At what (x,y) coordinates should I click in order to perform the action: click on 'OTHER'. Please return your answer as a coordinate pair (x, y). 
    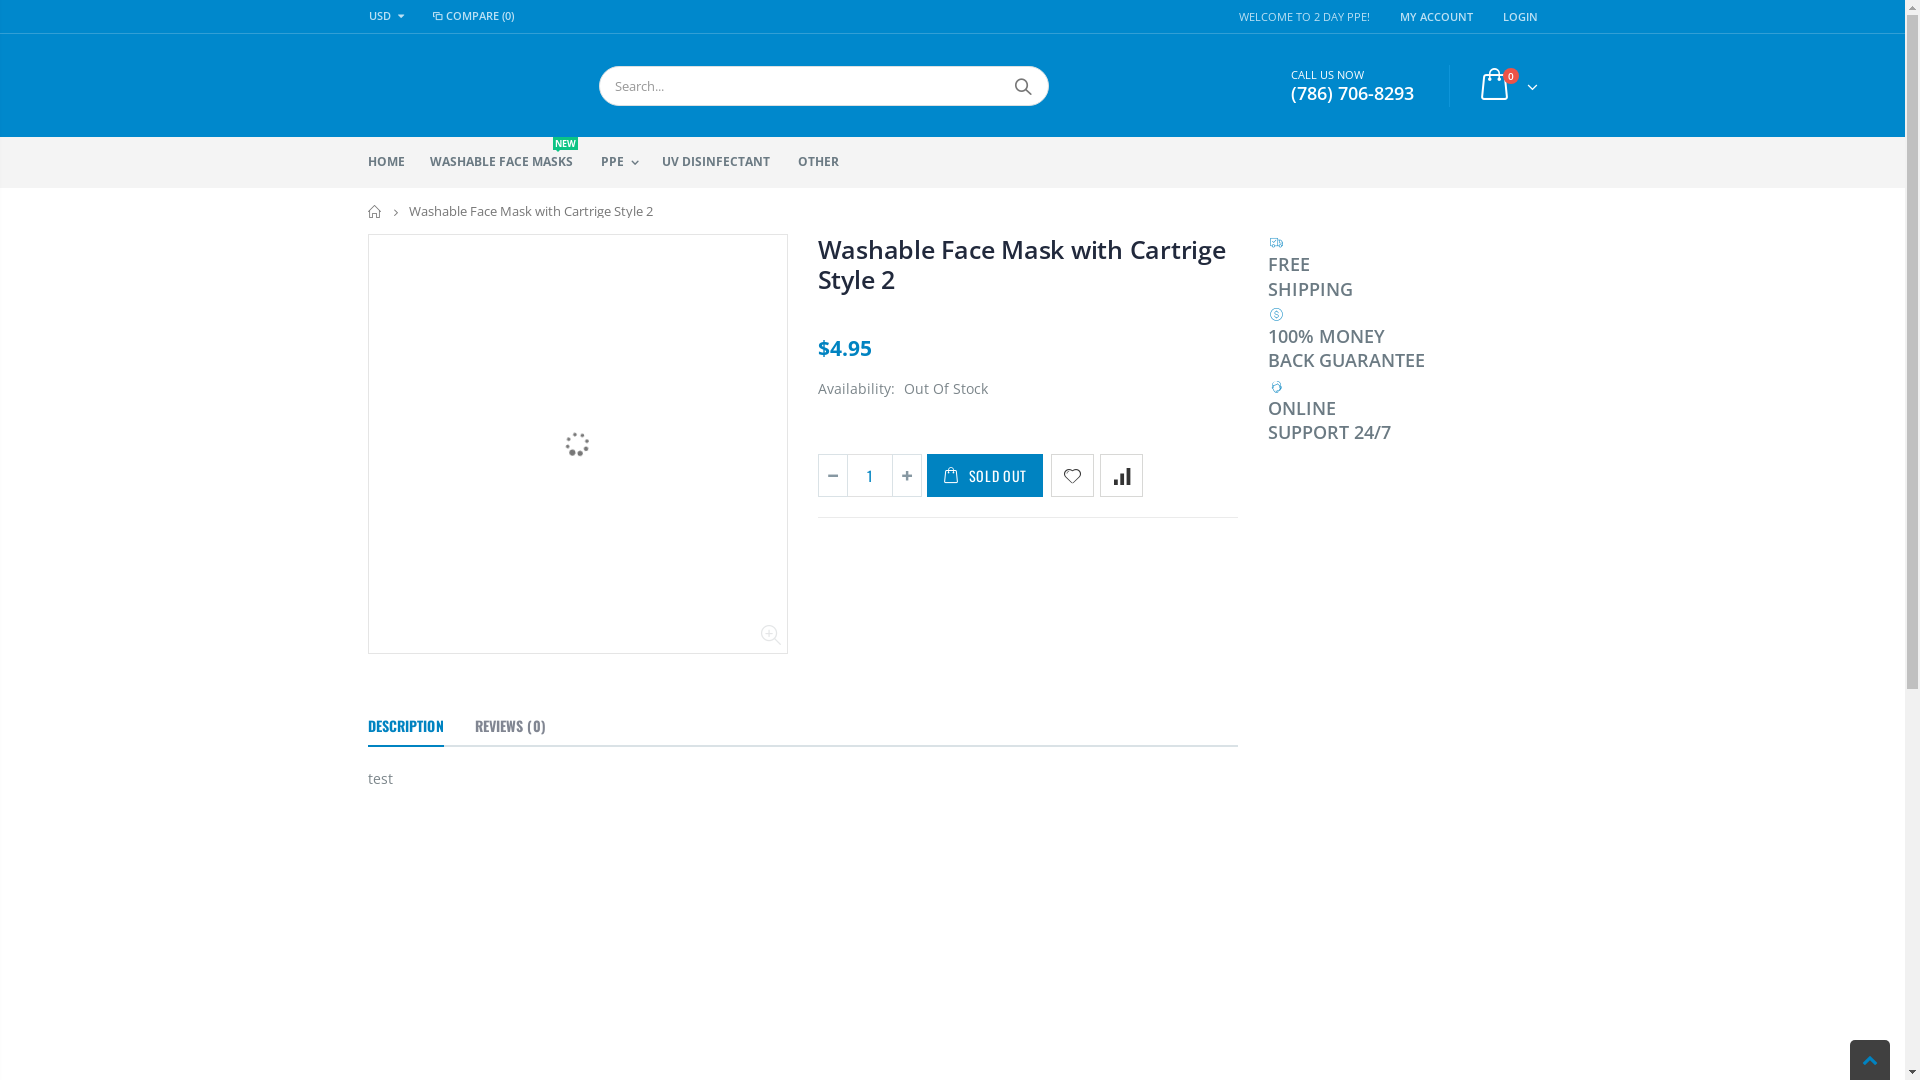
    Looking at the image, I should click on (825, 161).